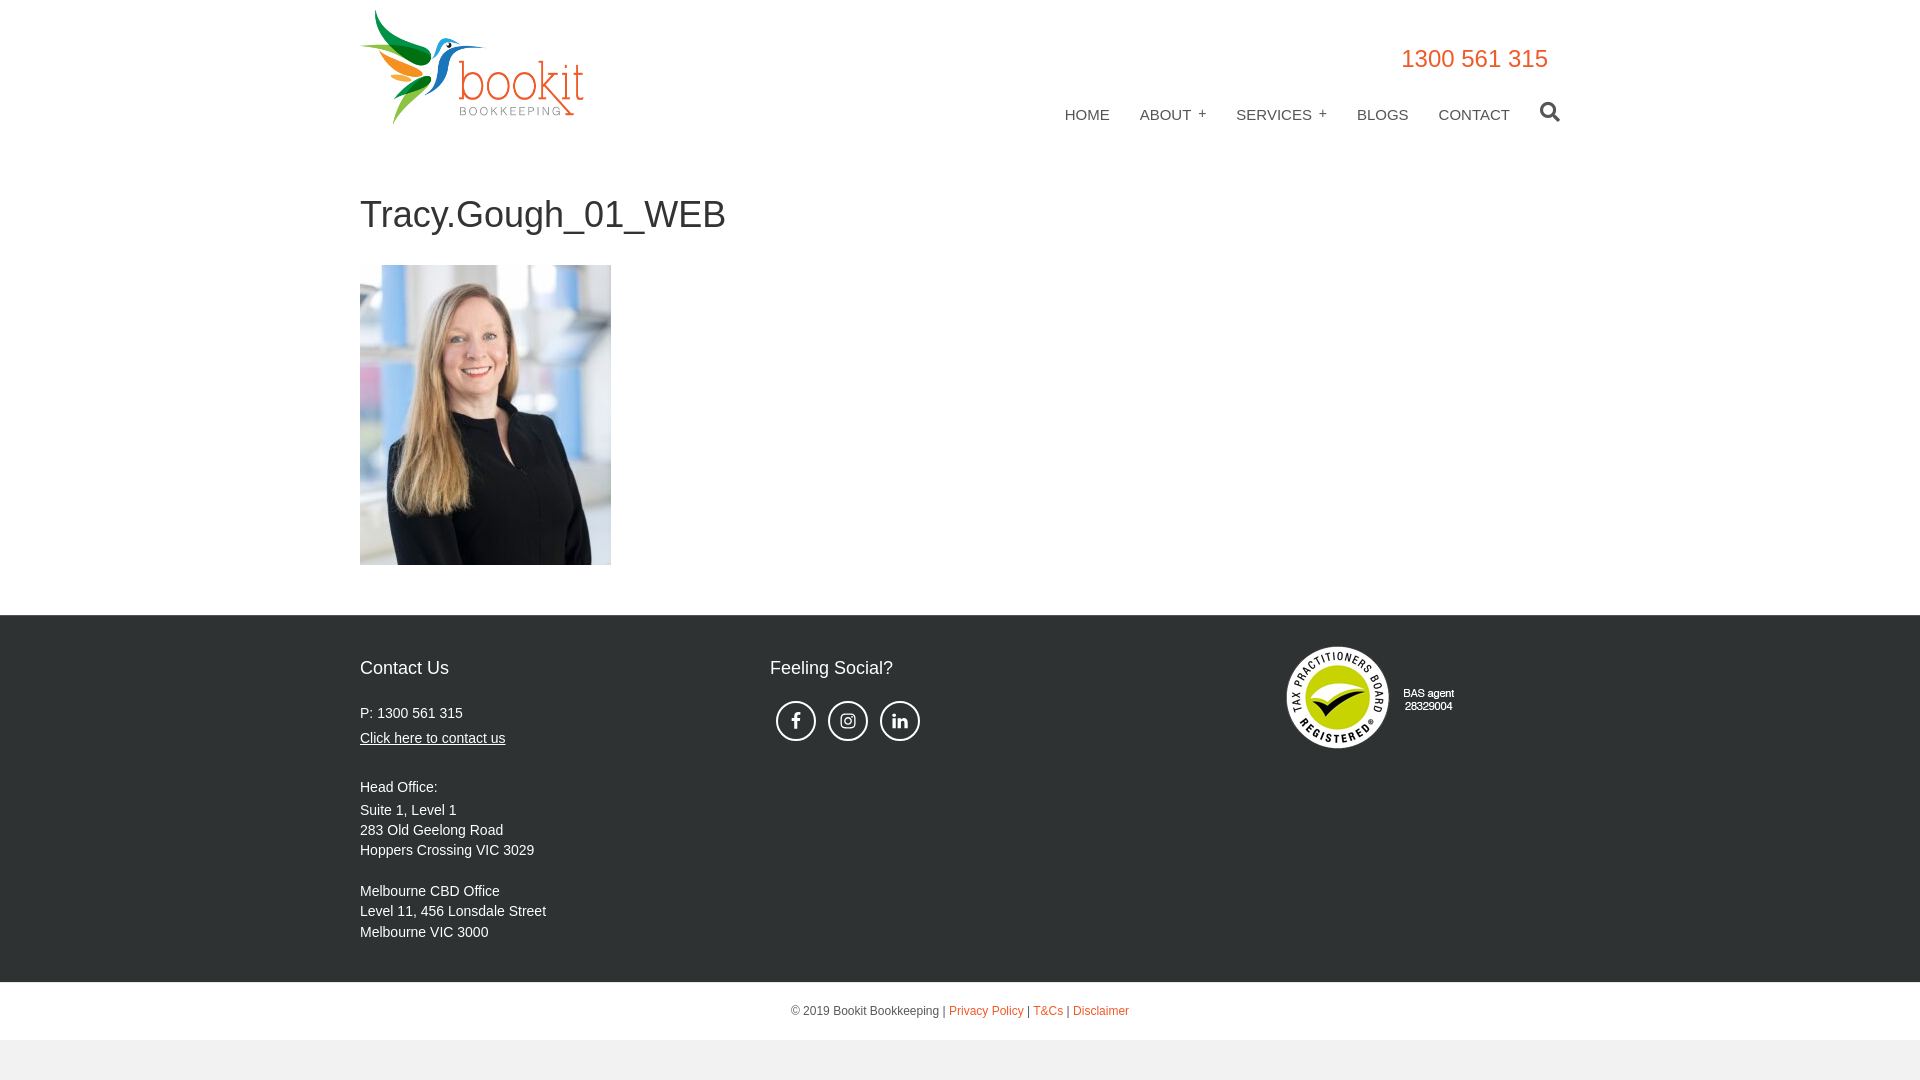  What do you see at coordinates (1400, 57) in the screenshot?
I see `'1300 561 315'` at bounding box center [1400, 57].